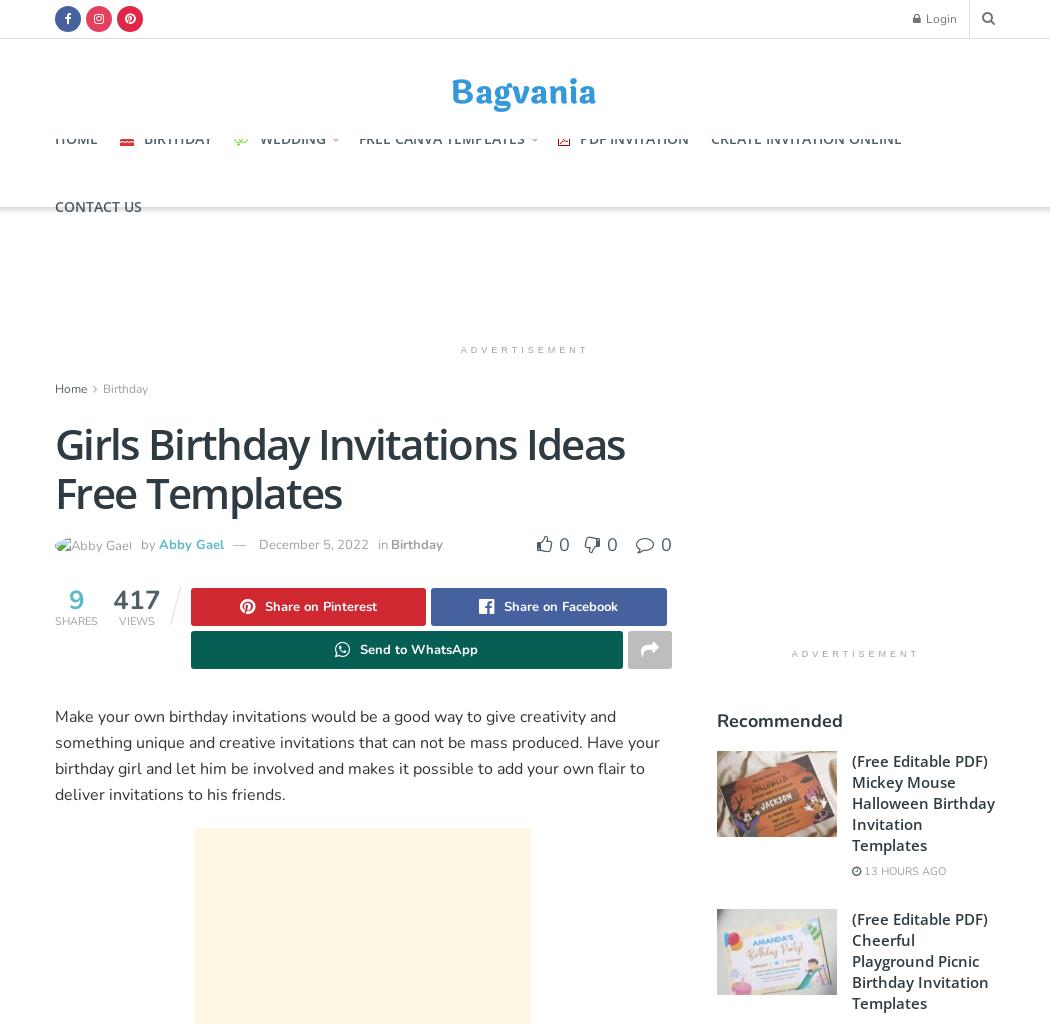 The image size is (1050, 1024). Describe the element at coordinates (54, 742) in the screenshot. I see `'something'` at that location.